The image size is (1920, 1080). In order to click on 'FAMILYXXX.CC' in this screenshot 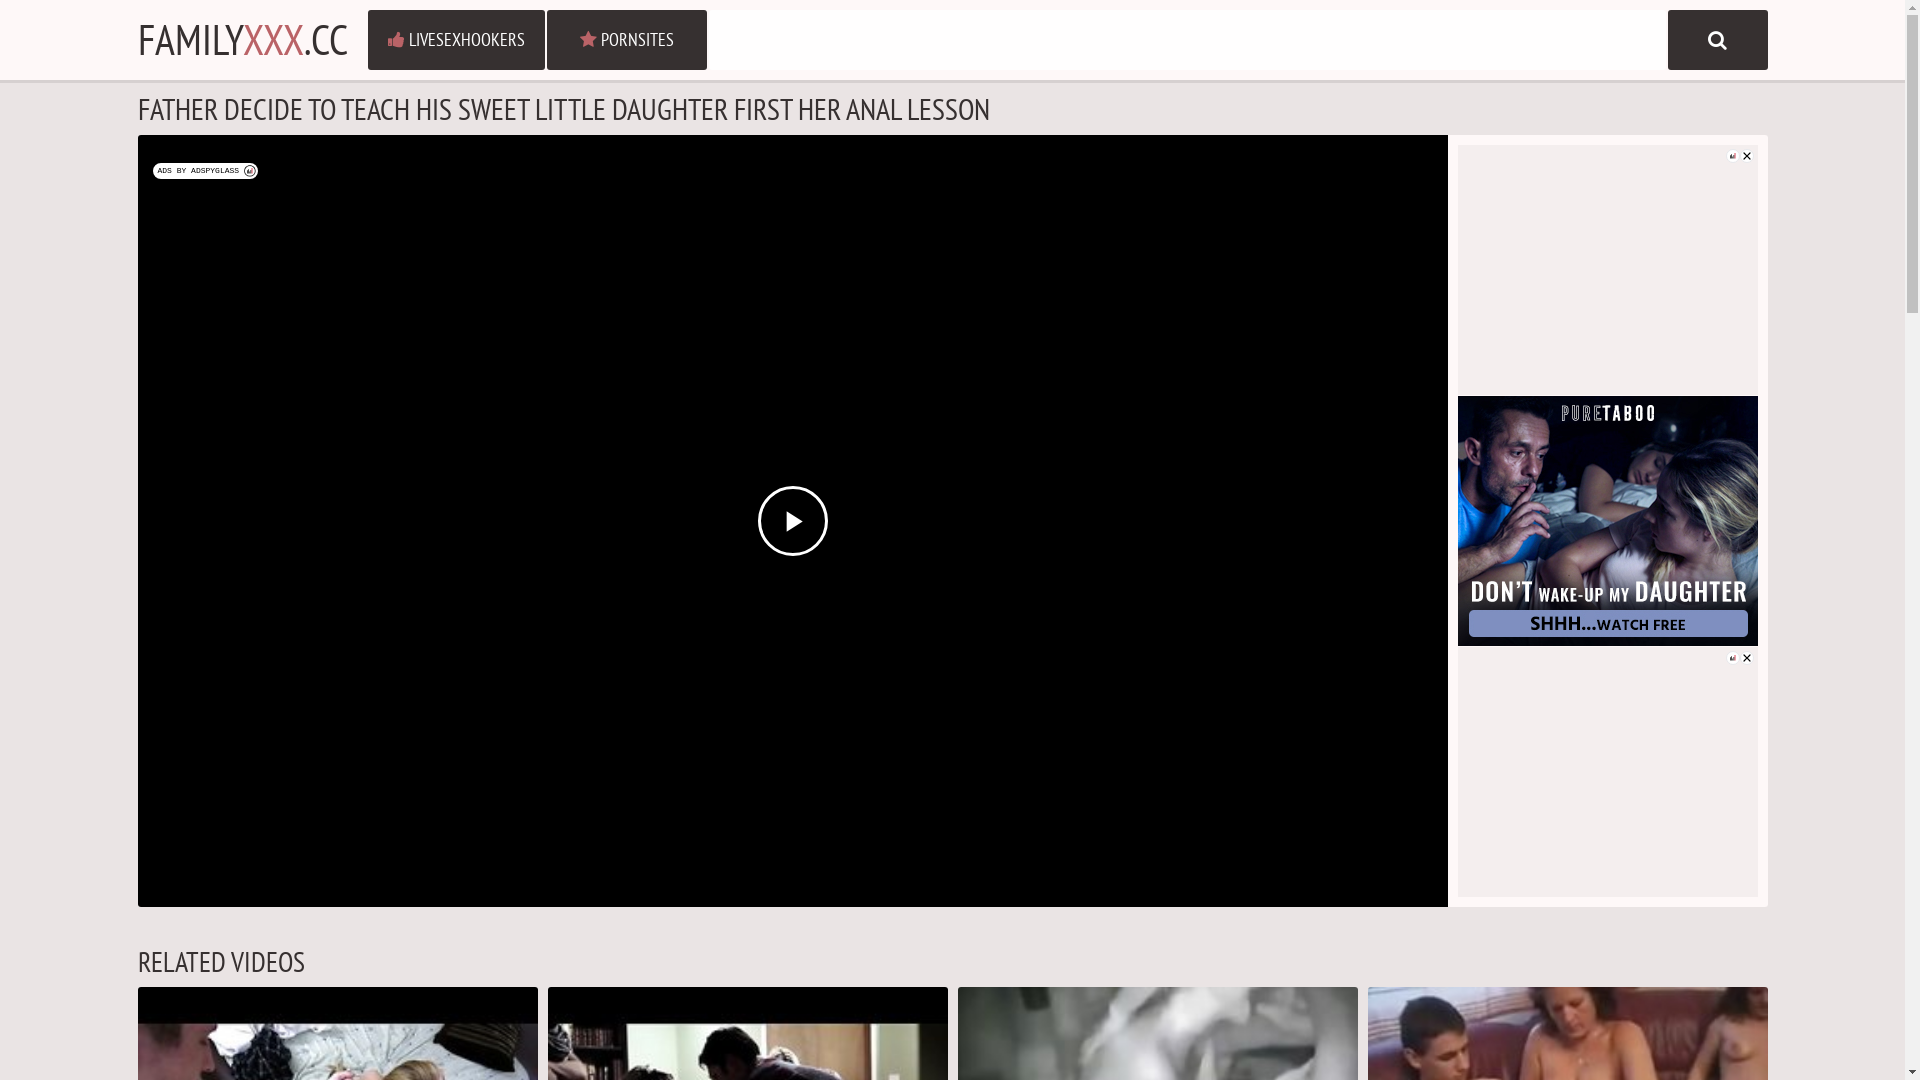, I will do `click(242, 39)`.